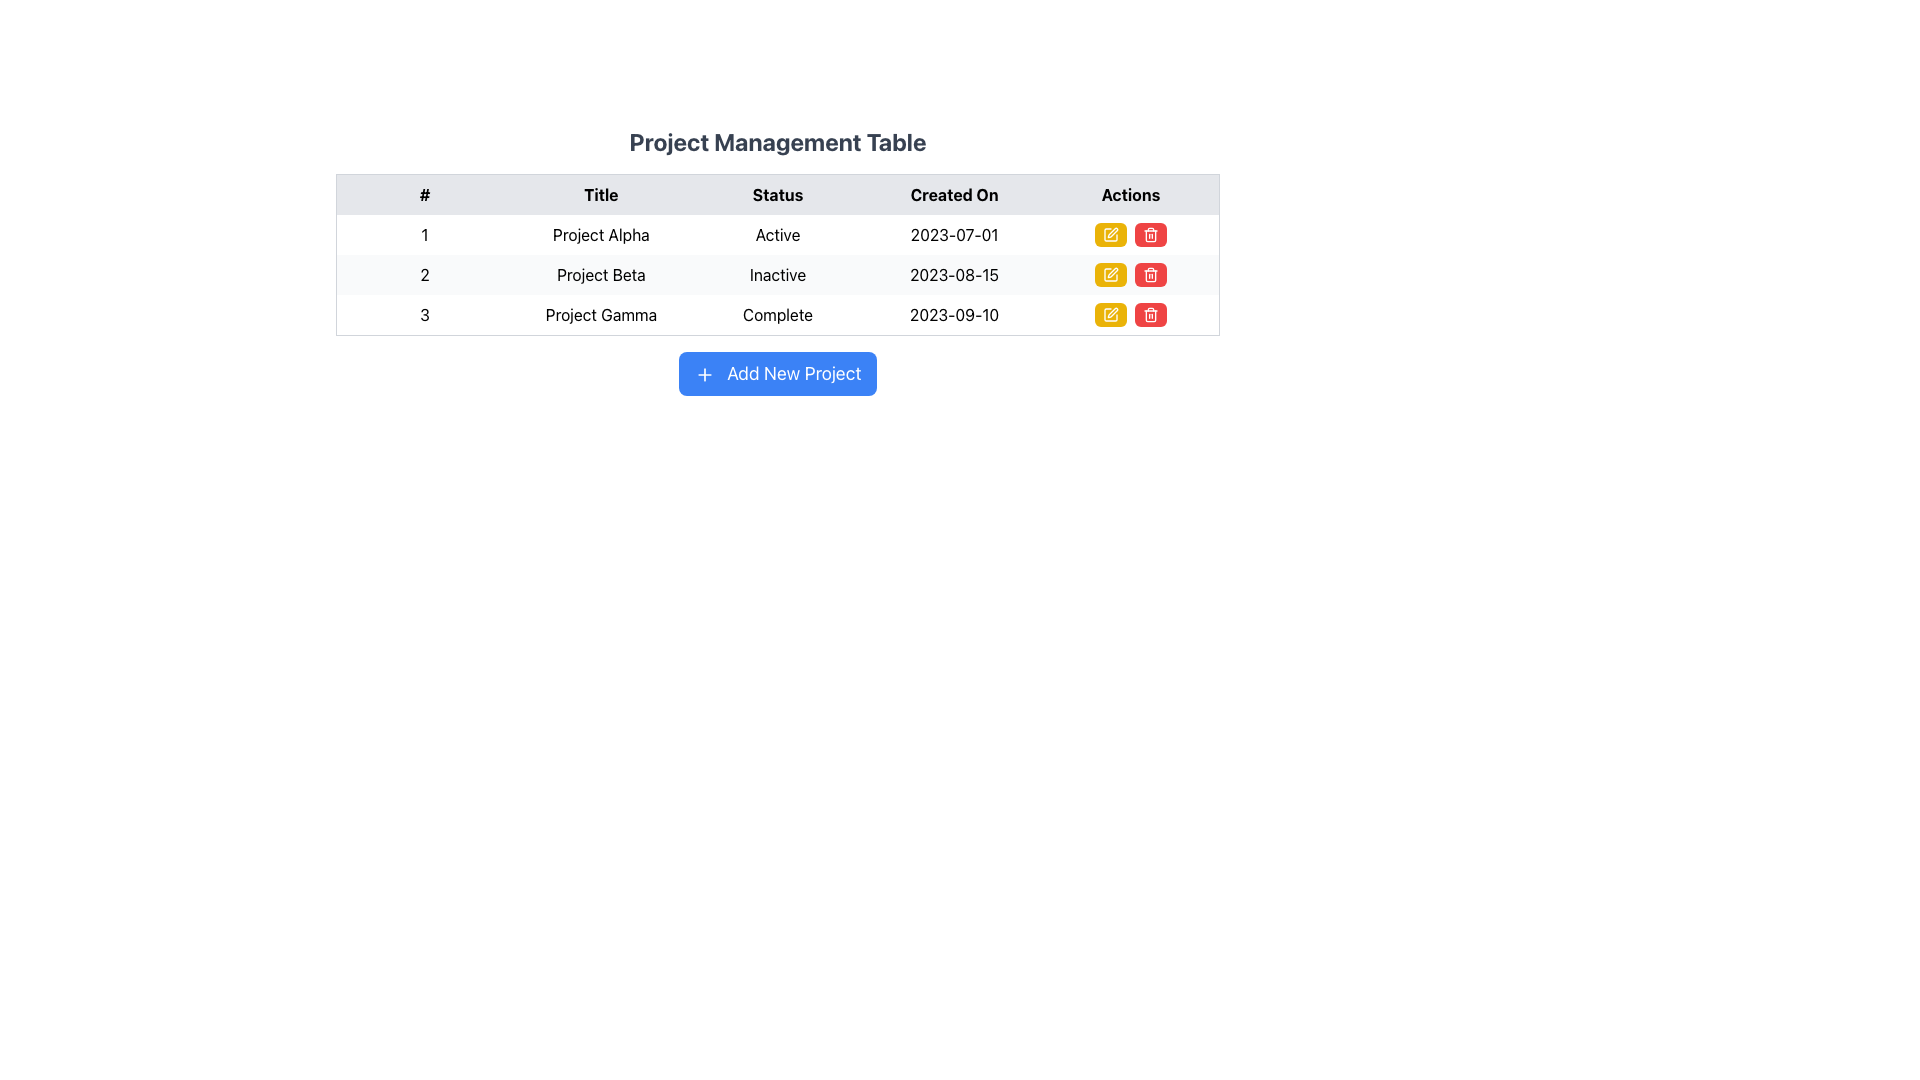 Image resolution: width=1920 pixels, height=1080 pixels. Describe the element at coordinates (1109, 234) in the screenshot. I see `the edit button located` at that location.